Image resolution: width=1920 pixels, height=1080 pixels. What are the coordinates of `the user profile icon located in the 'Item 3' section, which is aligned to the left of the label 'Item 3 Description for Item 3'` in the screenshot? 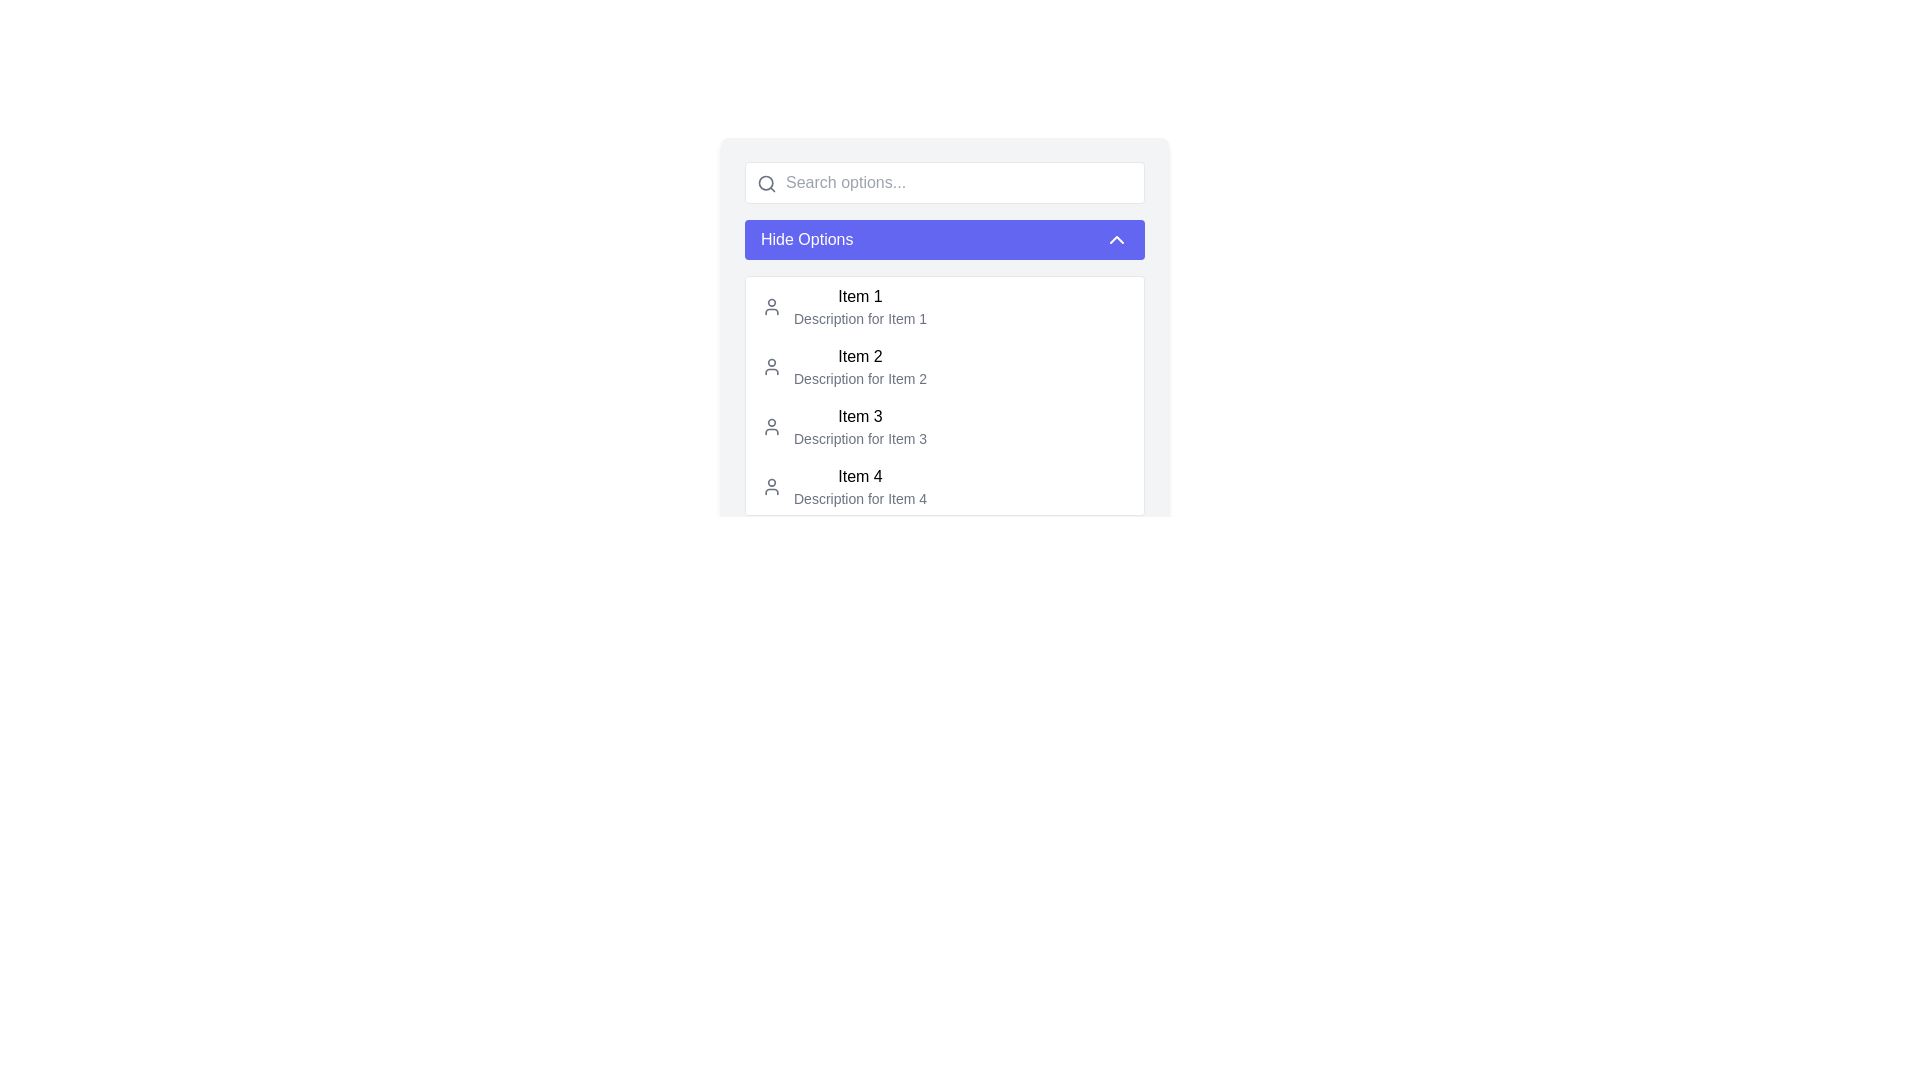 It's located at (771, 426).